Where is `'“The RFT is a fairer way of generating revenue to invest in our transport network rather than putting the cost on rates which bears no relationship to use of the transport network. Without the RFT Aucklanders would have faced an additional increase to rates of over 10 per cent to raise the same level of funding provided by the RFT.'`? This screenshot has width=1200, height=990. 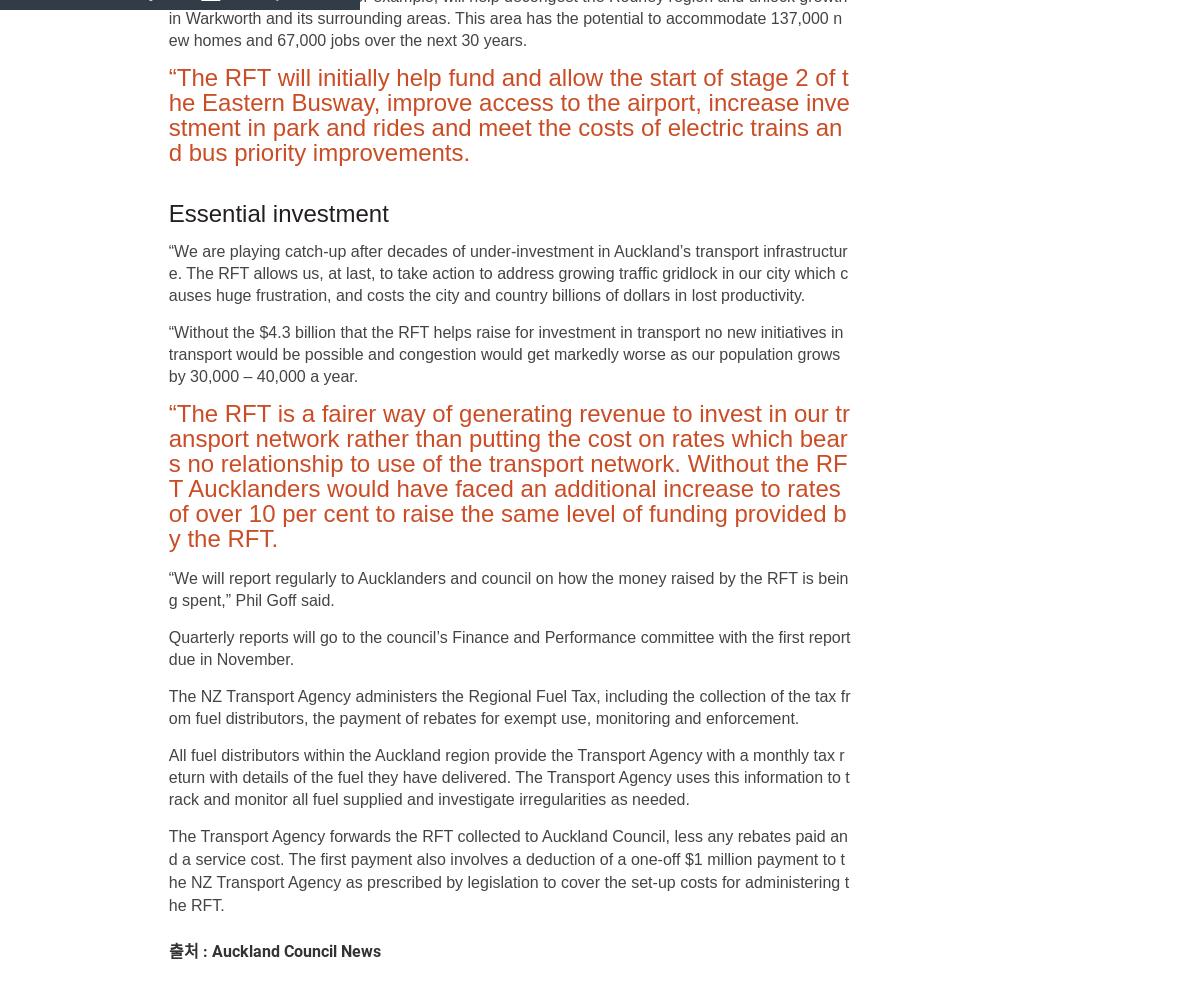
'“The RFT is a fairer way of generating revenue to invest in our transport network rather than putting the cost on rates which bears no relationship to use of the transport network. Without the RFT Aucklanders would have faced an additional increase to rates of over 10 per cent to raise the same level of funding provided by the RFT.' is located at coordinates (507, 475).